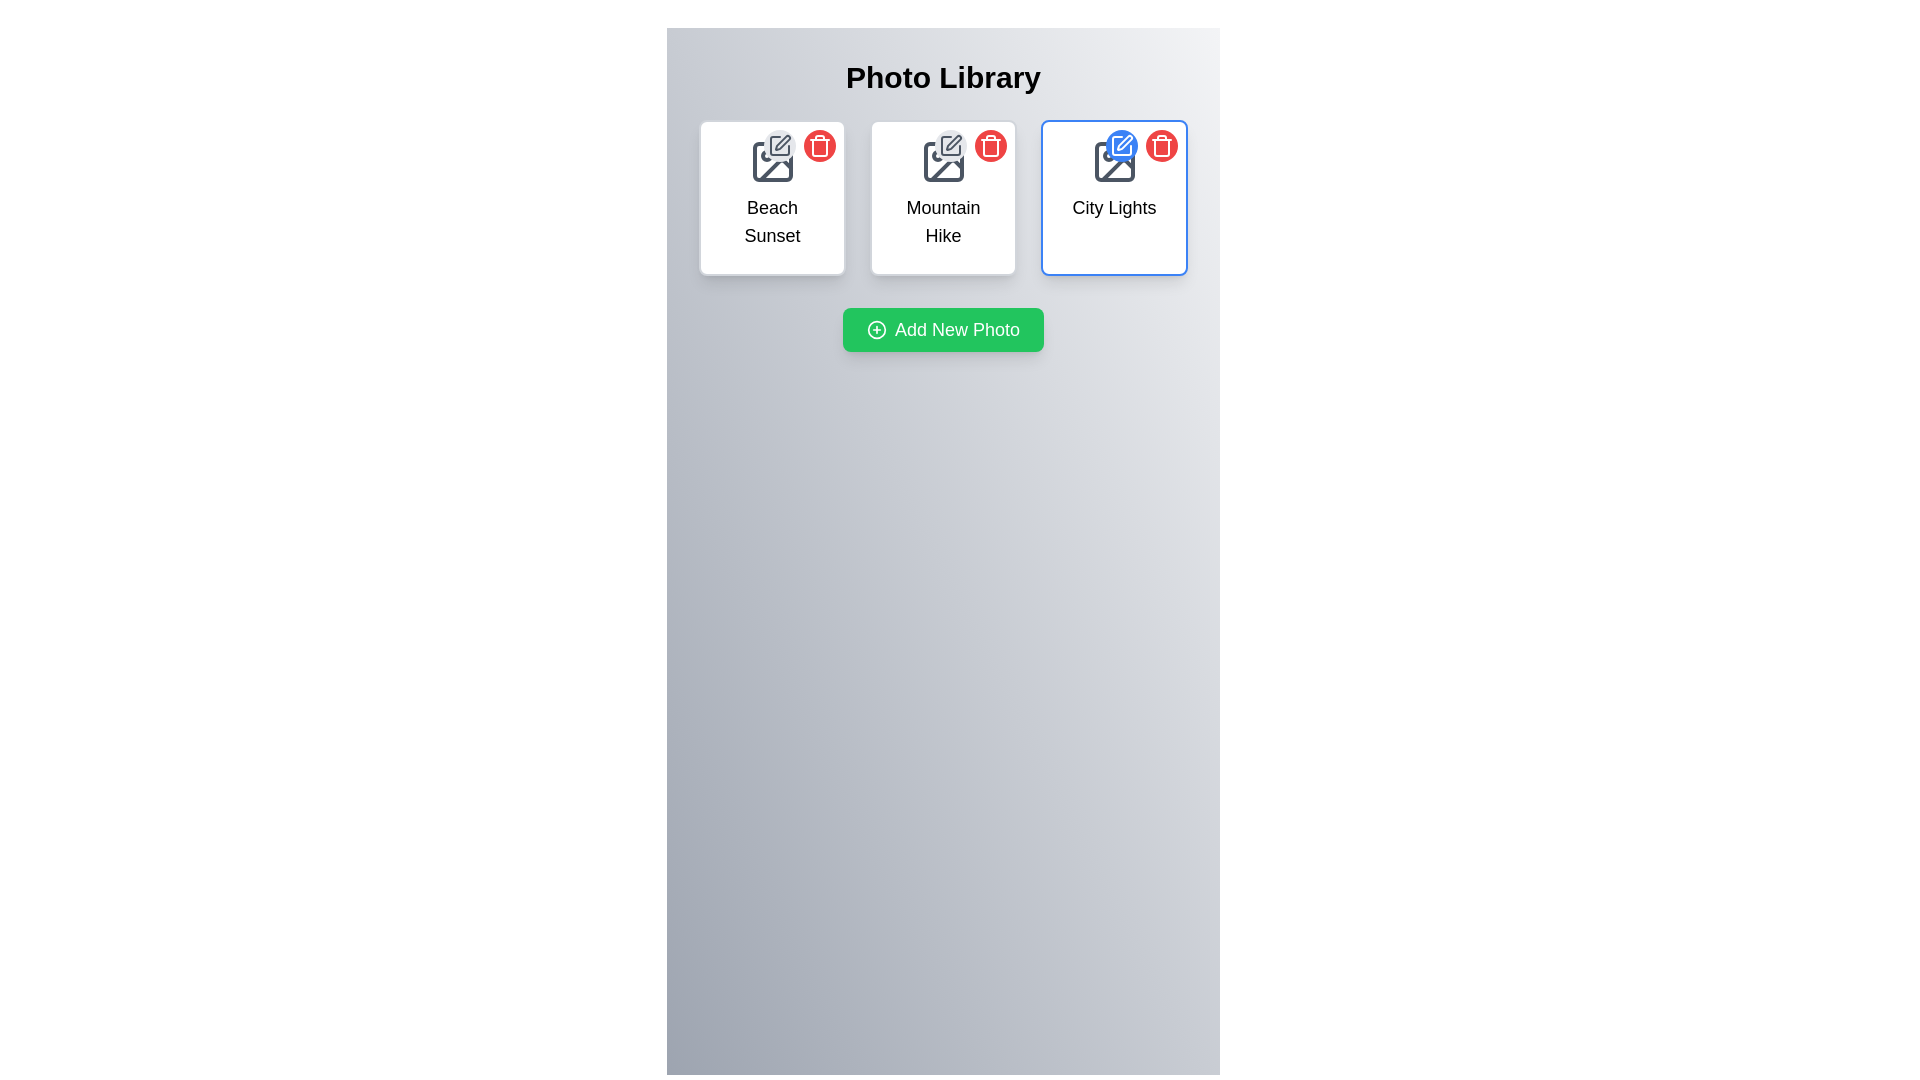 The width and height of the screenshot is (1920, 1080). What do you see at coordinates (1161, 146) in the screenshot?
I see `the trash can icon component located at the top-right corner of the 'City Lights' card` at bounding box center [1161, 146].